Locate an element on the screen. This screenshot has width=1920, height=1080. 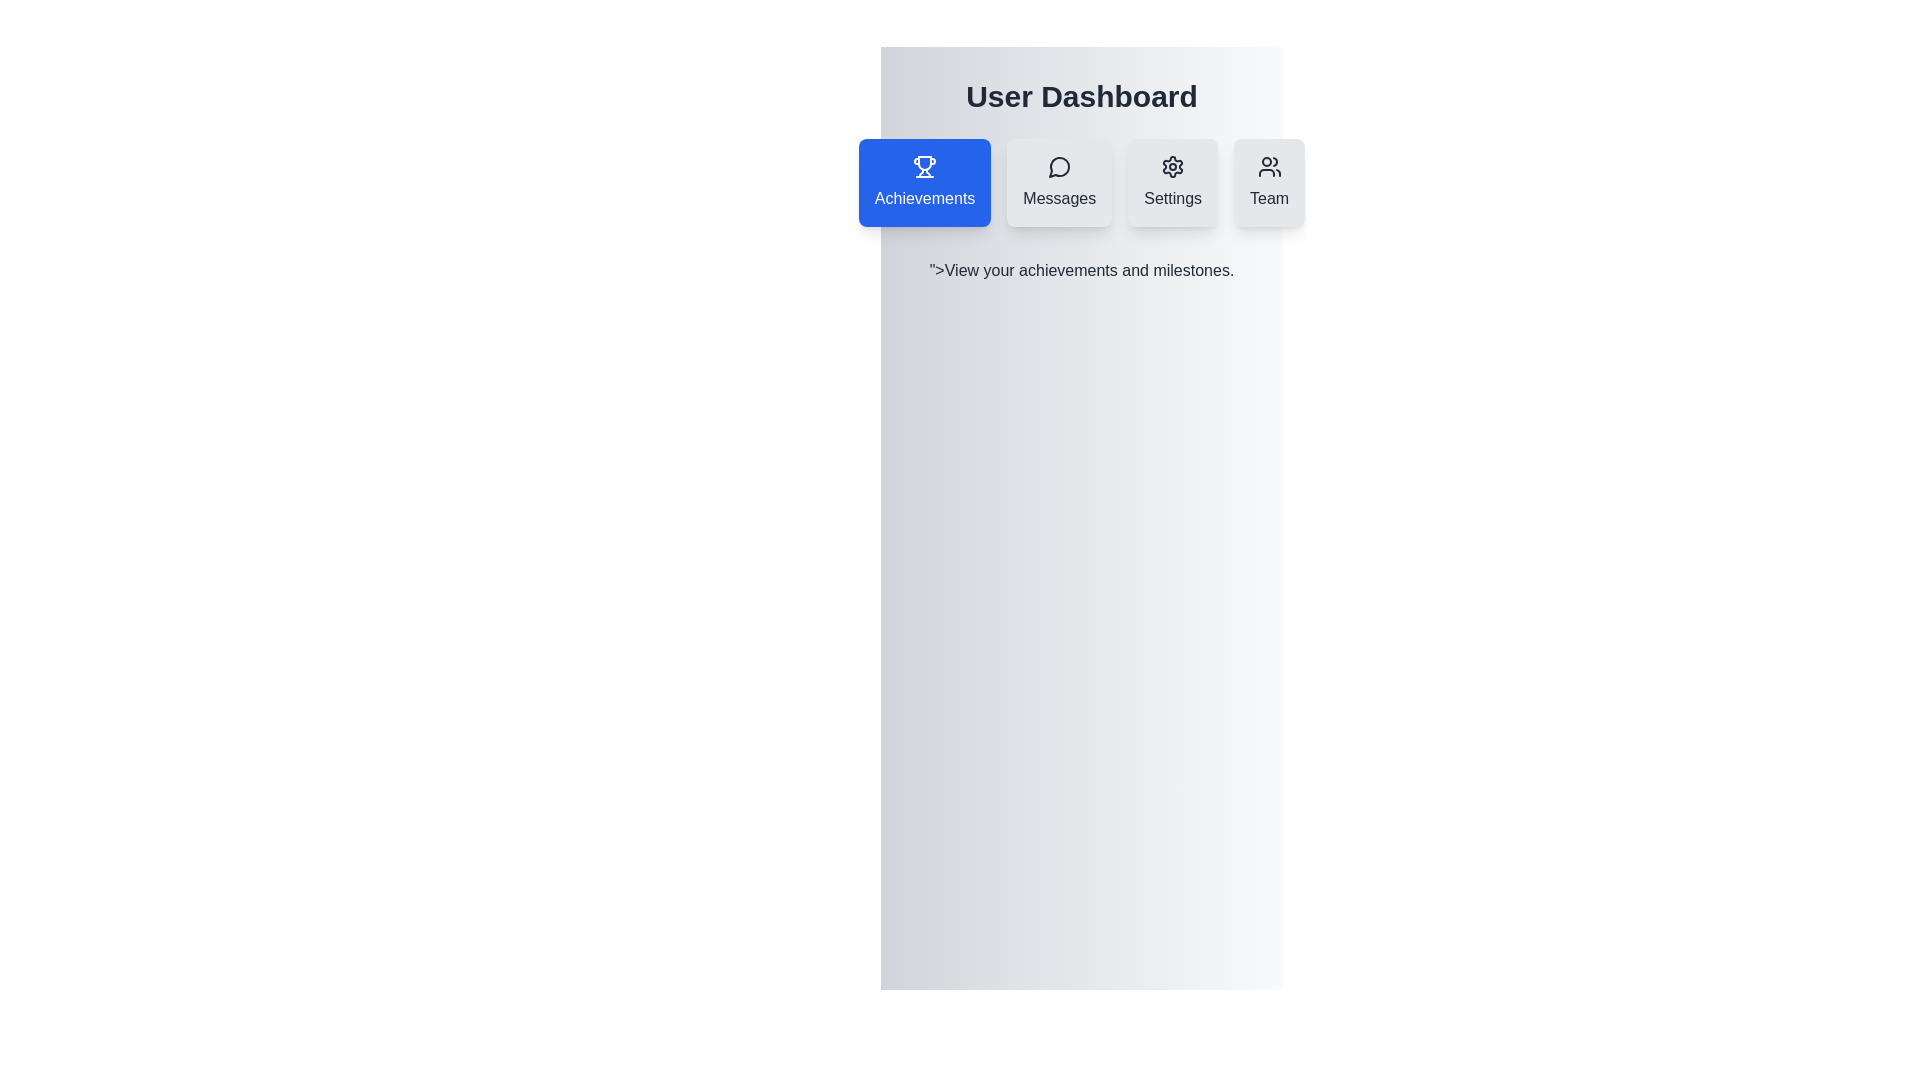
the Achievements tab to navigate to its content is located at coordinates (924, 182).